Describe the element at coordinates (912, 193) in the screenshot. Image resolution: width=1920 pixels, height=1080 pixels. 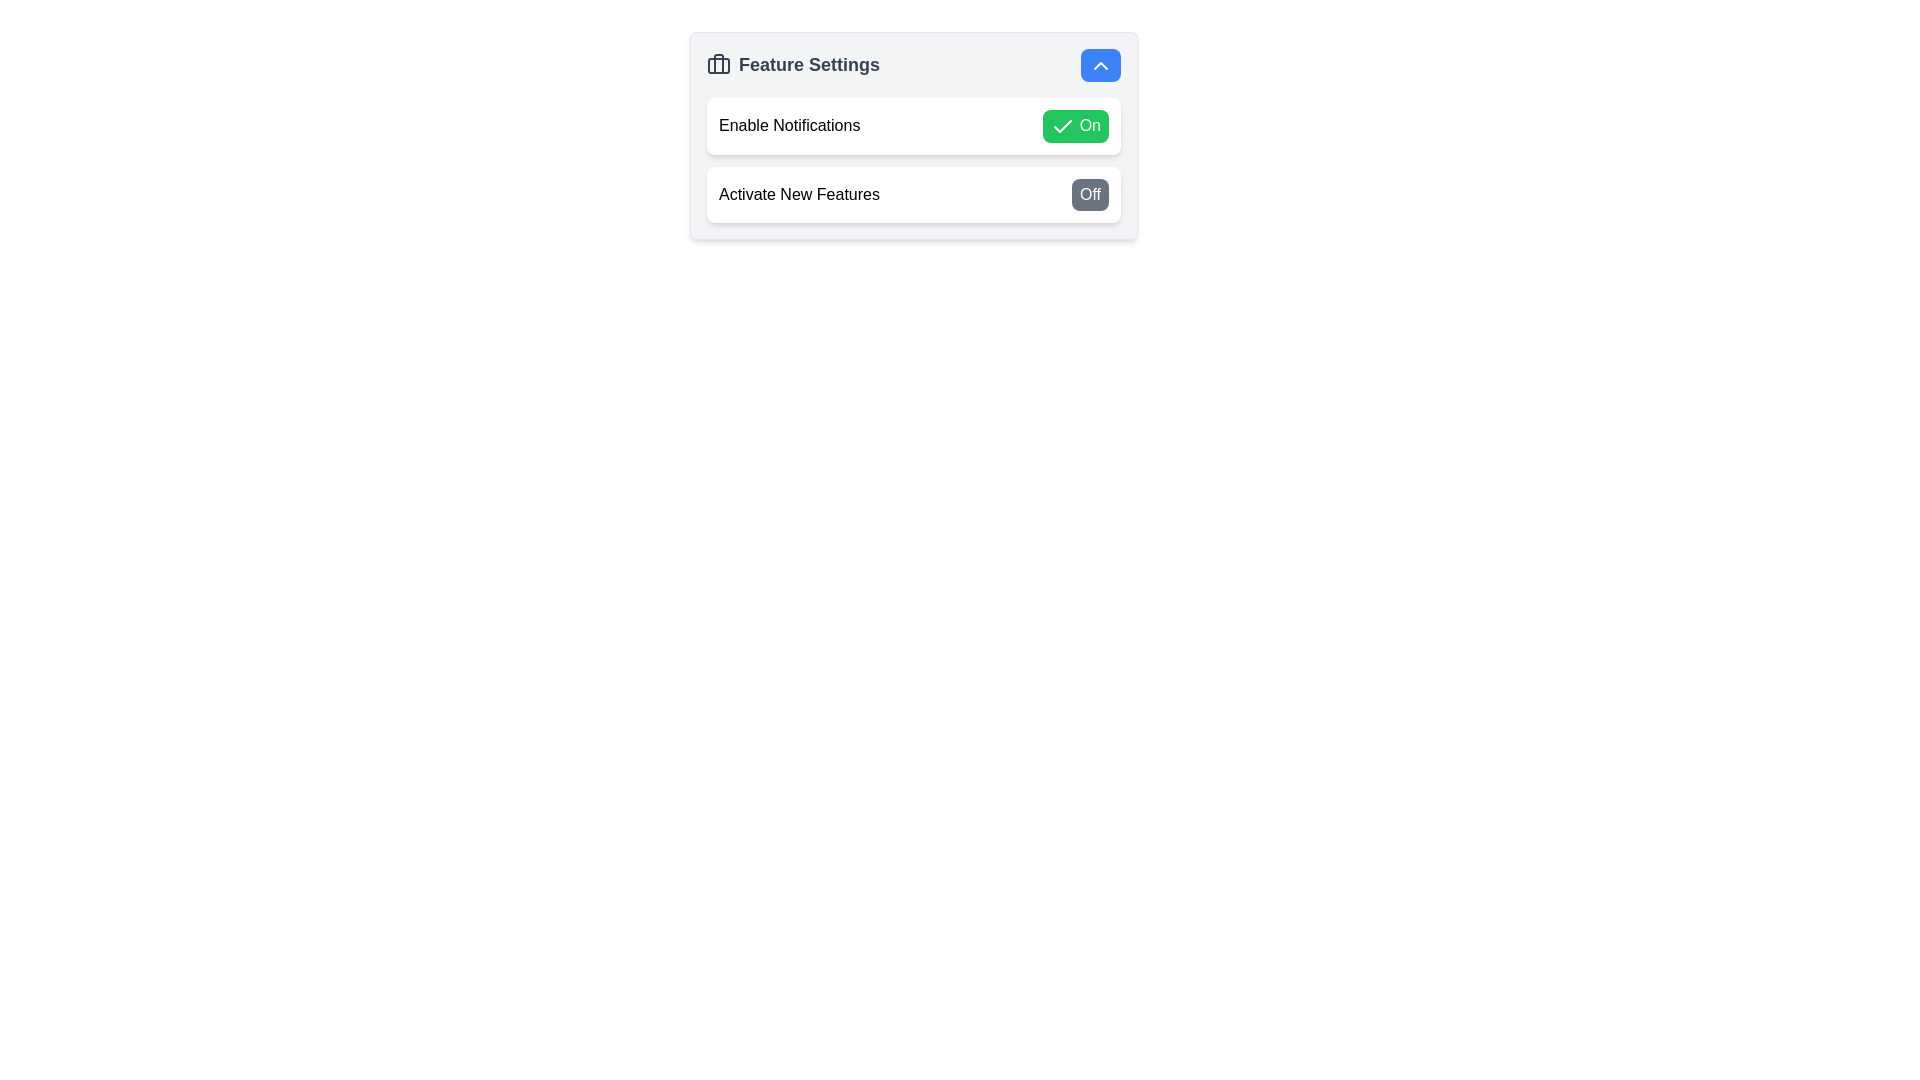
I see `the 'Off' button of the toggle switch labeled 'Activate New Features'` at that location.